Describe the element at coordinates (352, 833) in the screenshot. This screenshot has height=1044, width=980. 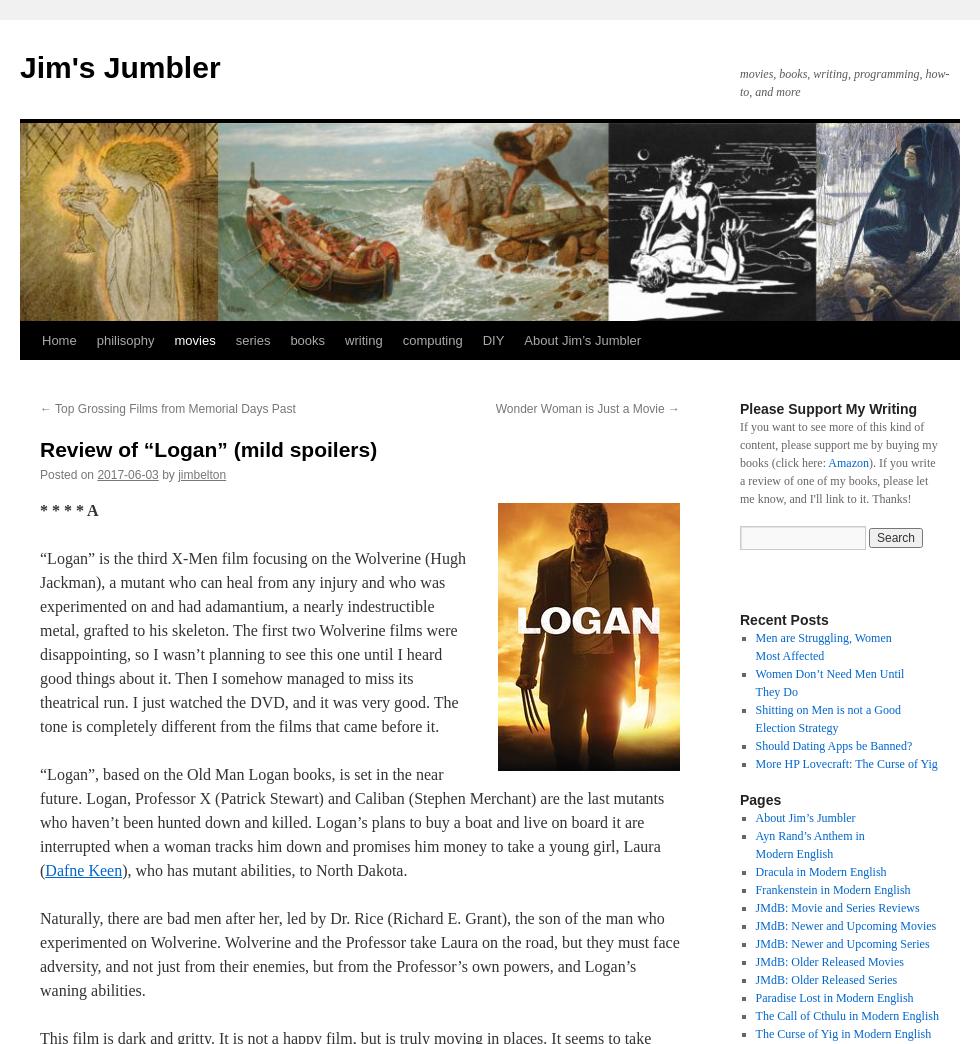
I see `'Stephen Merchant) are the last mutants who haven’t been hunted down and killed. Logan’s plans to buy a boat and live on board it are interrupted when a woman tracks him down and promises him money to take a young girl, Laura ('` at that location.